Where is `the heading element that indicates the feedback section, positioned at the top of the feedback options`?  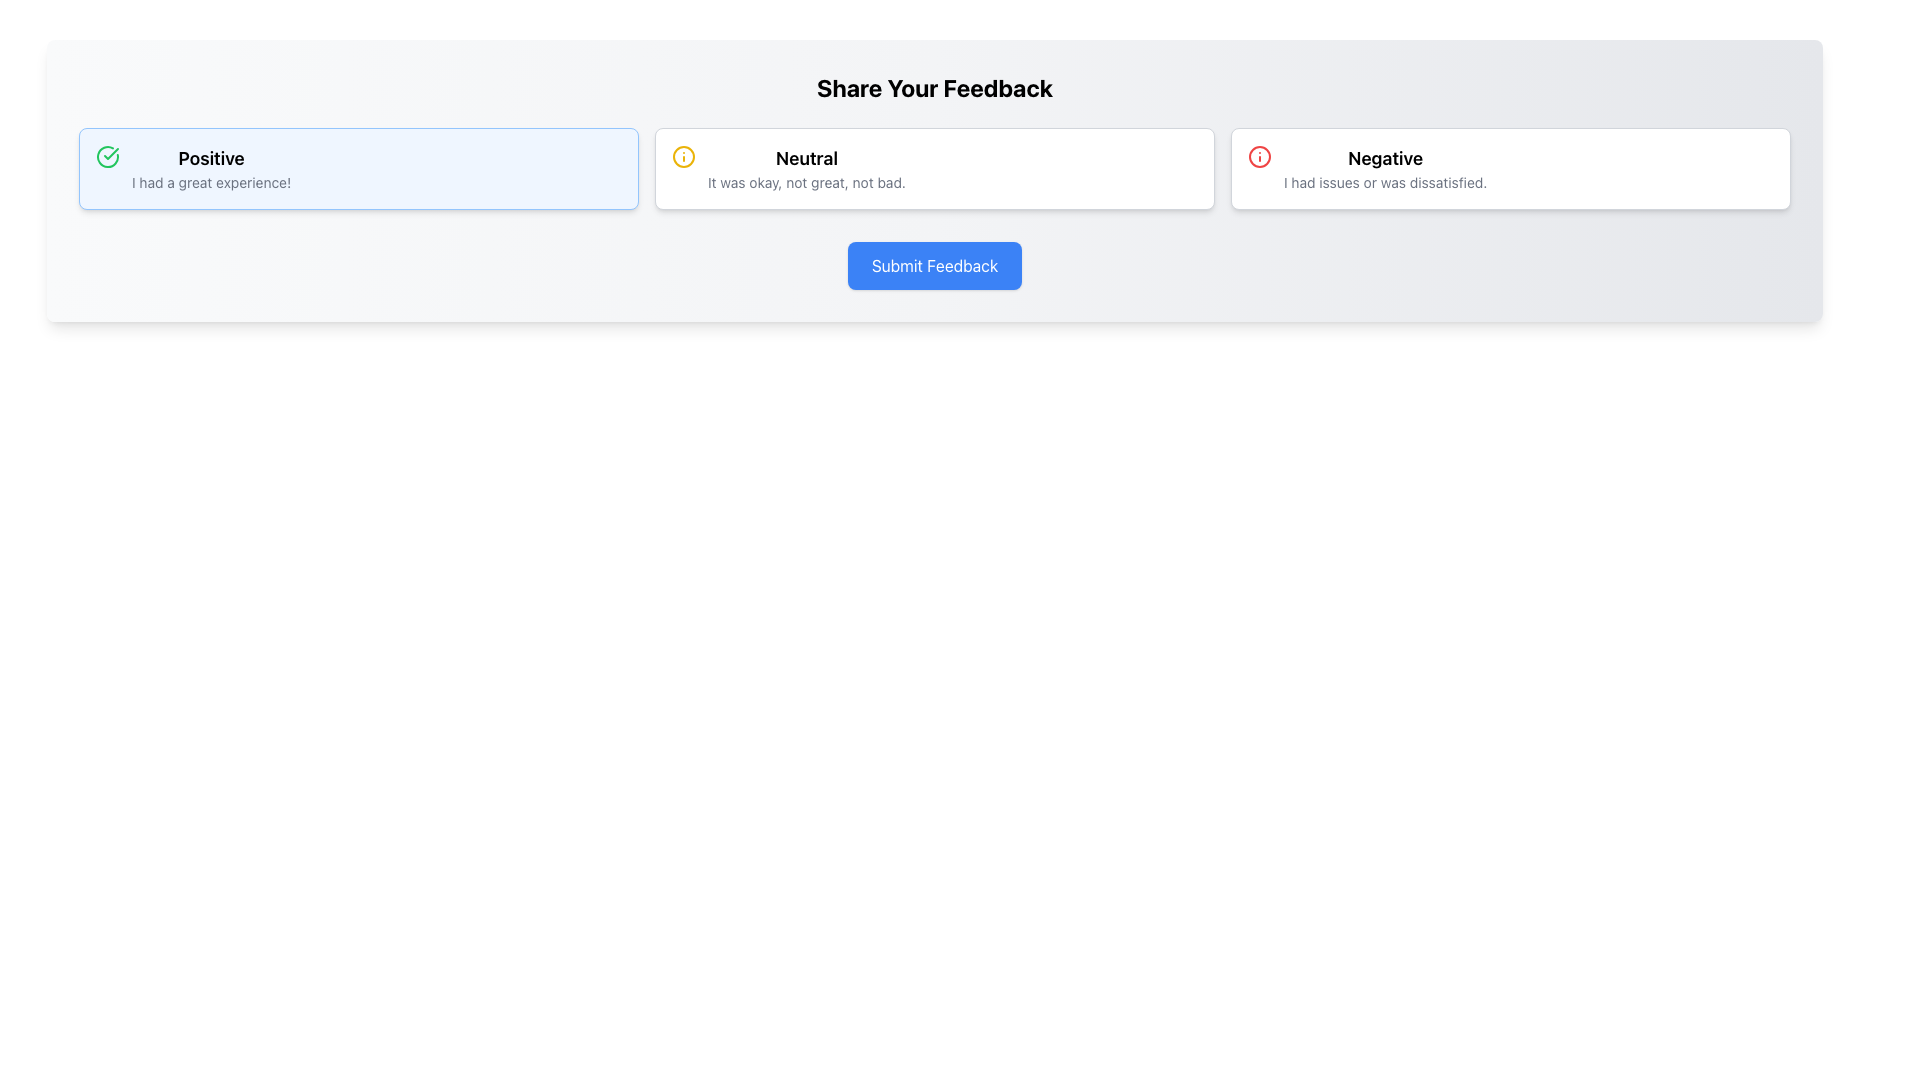
the heading element that indicates the feedback section, positioned at the top of the feedback options is located at coordinates (934, 87).